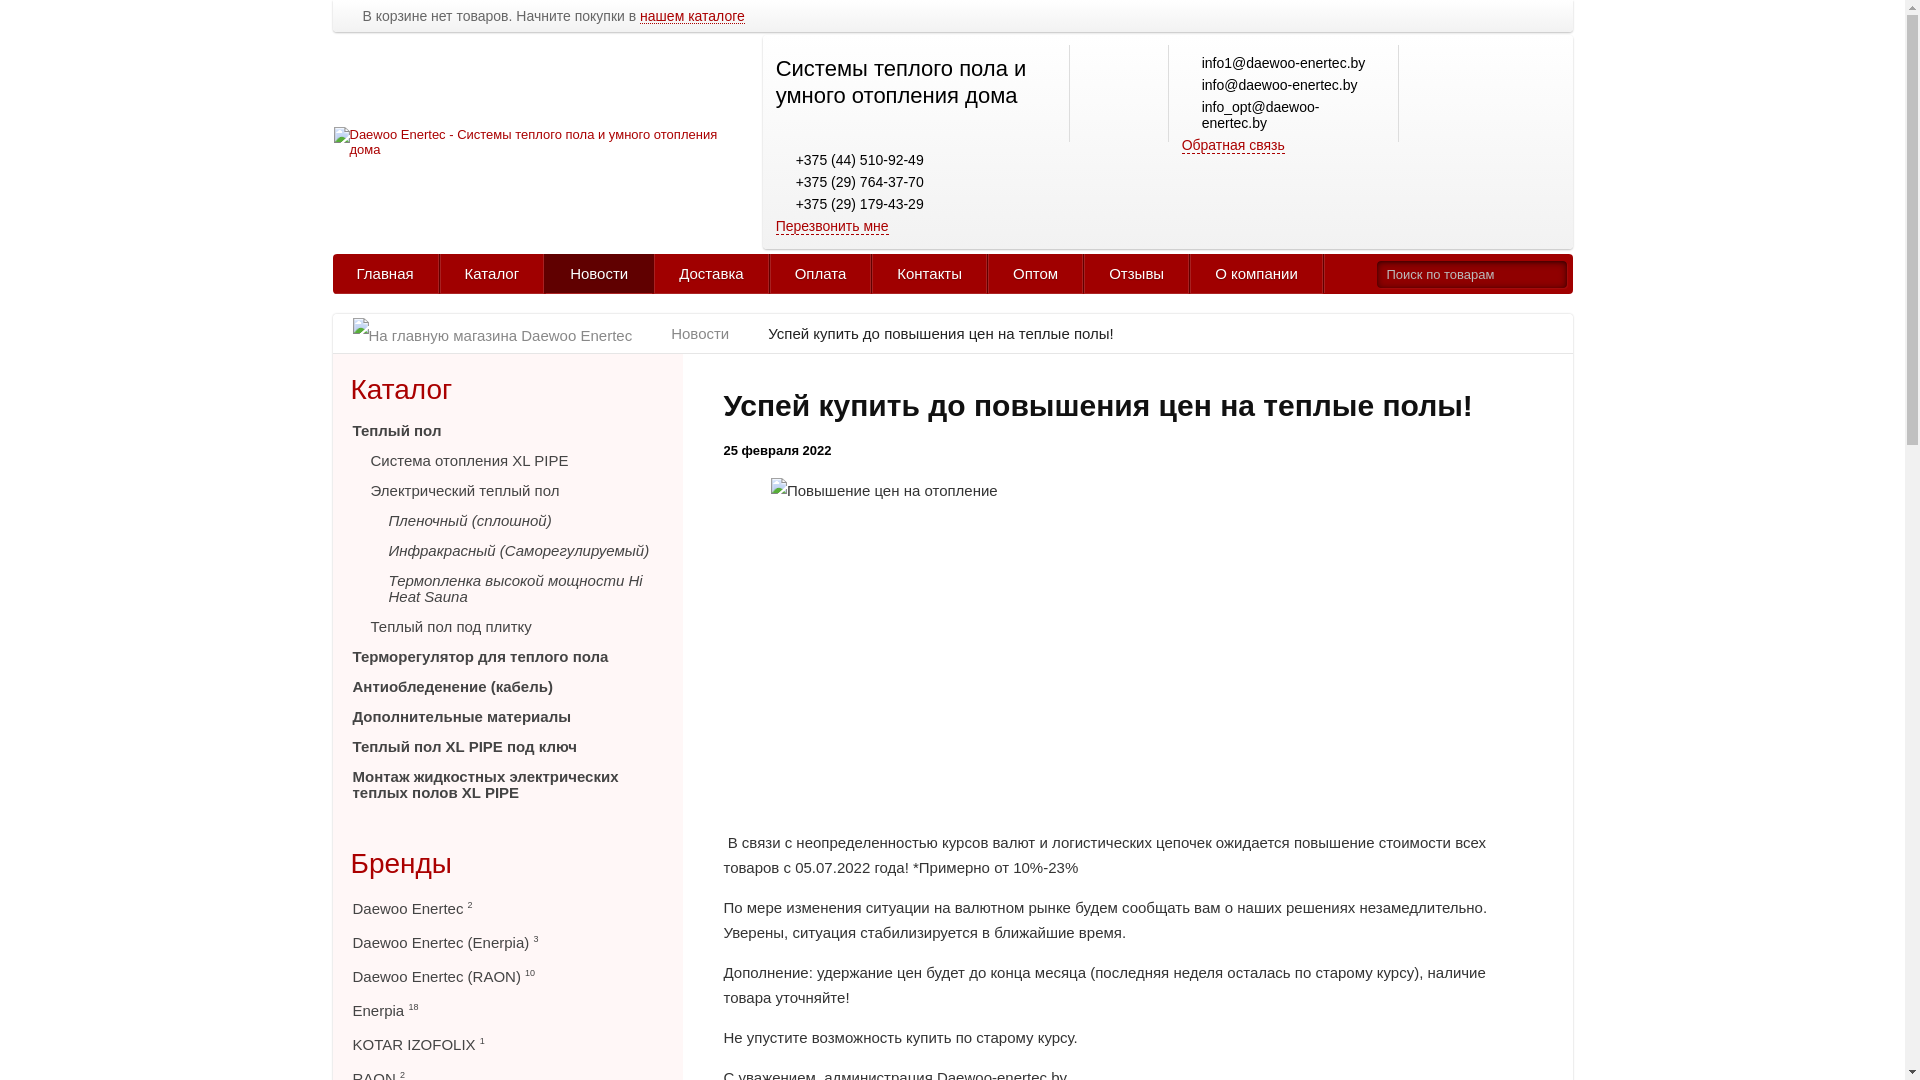 The height and width of the screenshot is (1080, 1920). What do you see at coordinates (331, 974) in the screenshot?
I see `'Daewoo Enertec (RAON) 10'` at bounding box center [331, 974].